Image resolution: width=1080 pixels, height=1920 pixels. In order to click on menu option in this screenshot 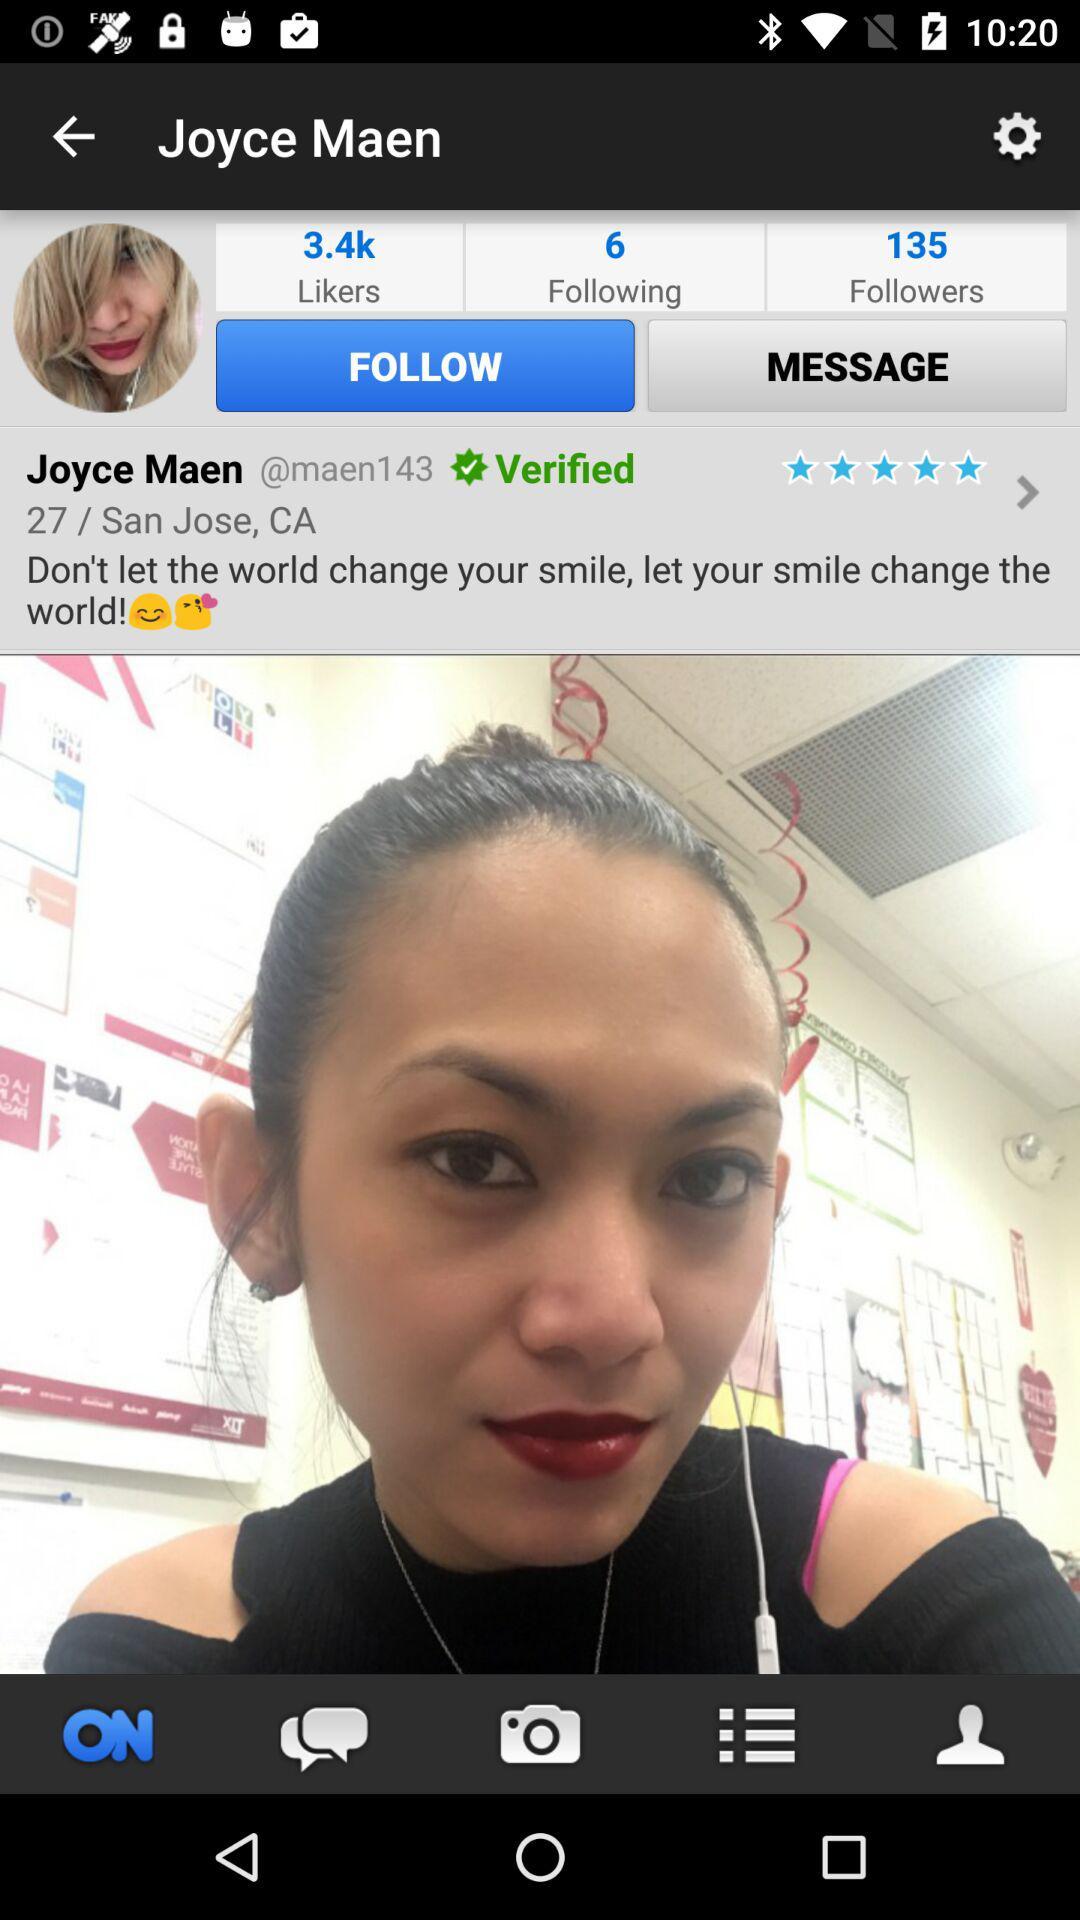, I will do `click(756, 1733)`.